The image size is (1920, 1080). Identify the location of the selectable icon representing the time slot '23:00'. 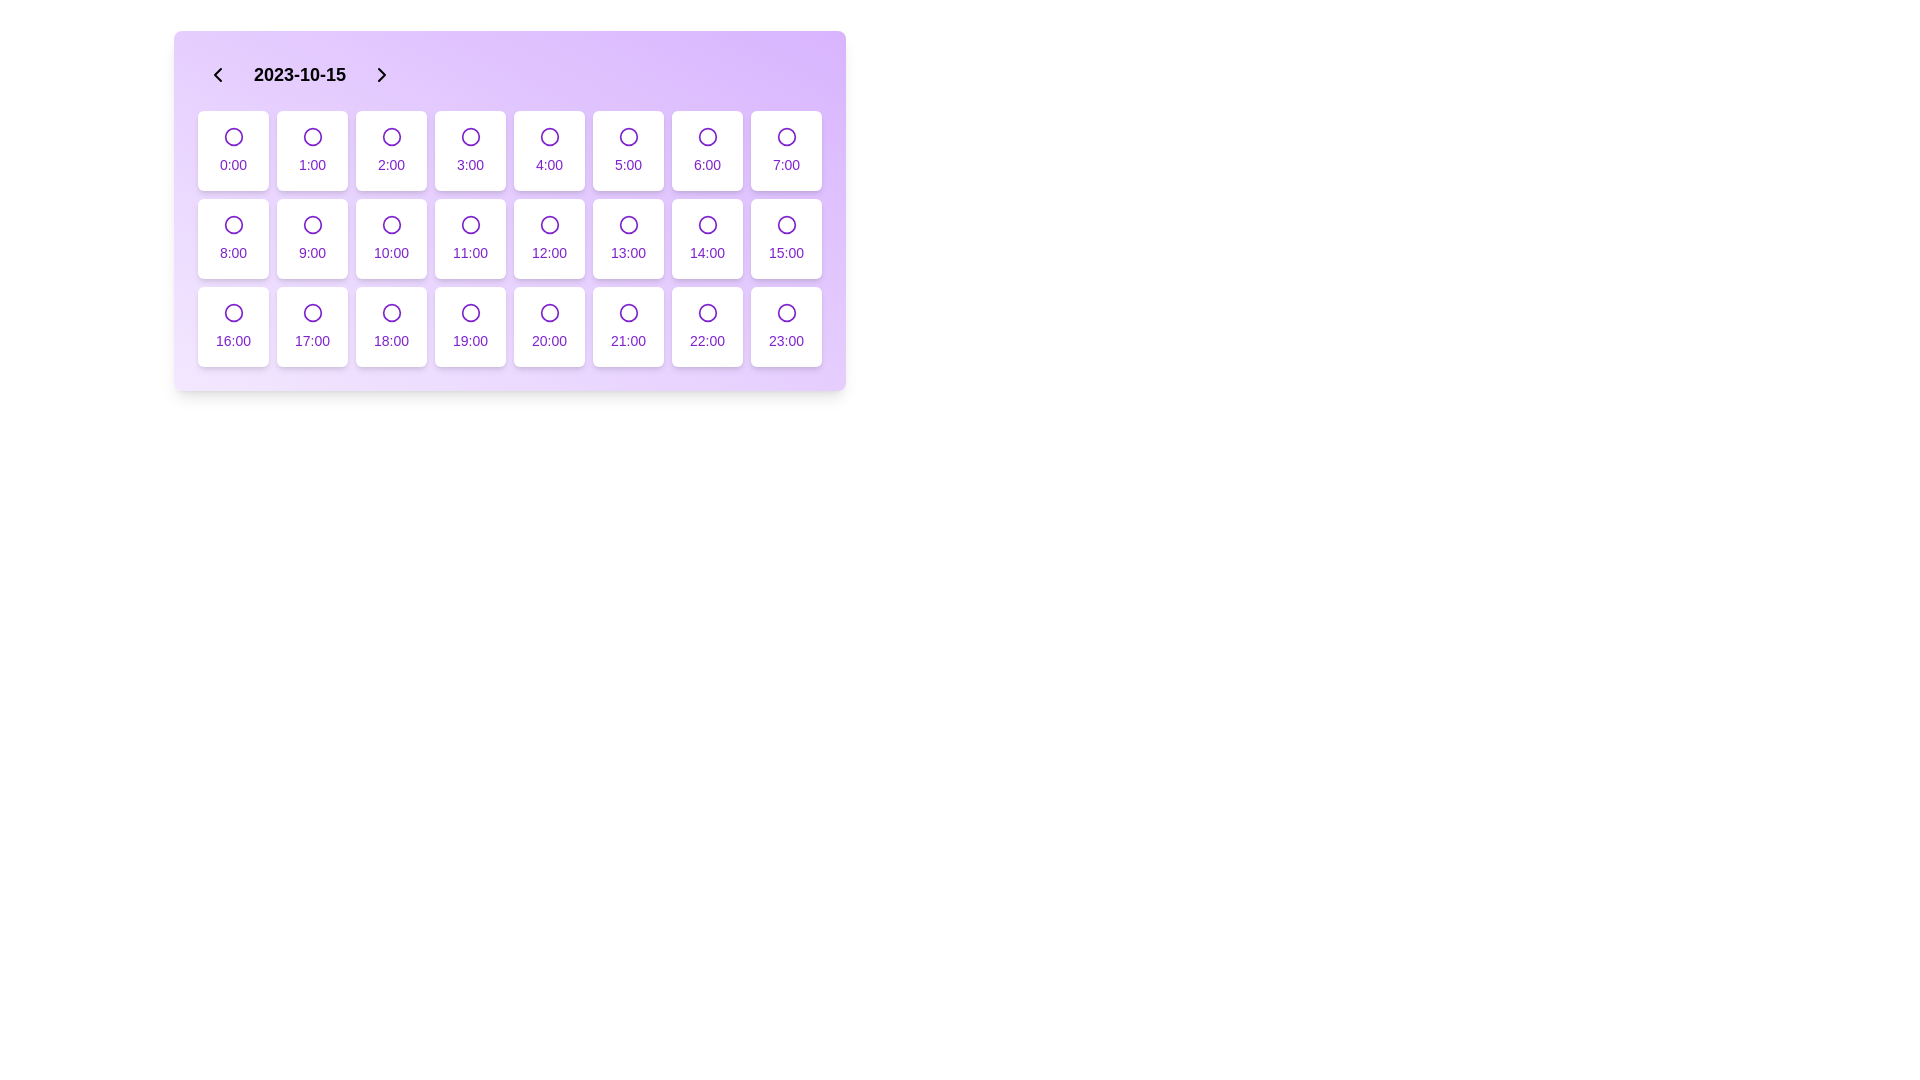
(785, 312).